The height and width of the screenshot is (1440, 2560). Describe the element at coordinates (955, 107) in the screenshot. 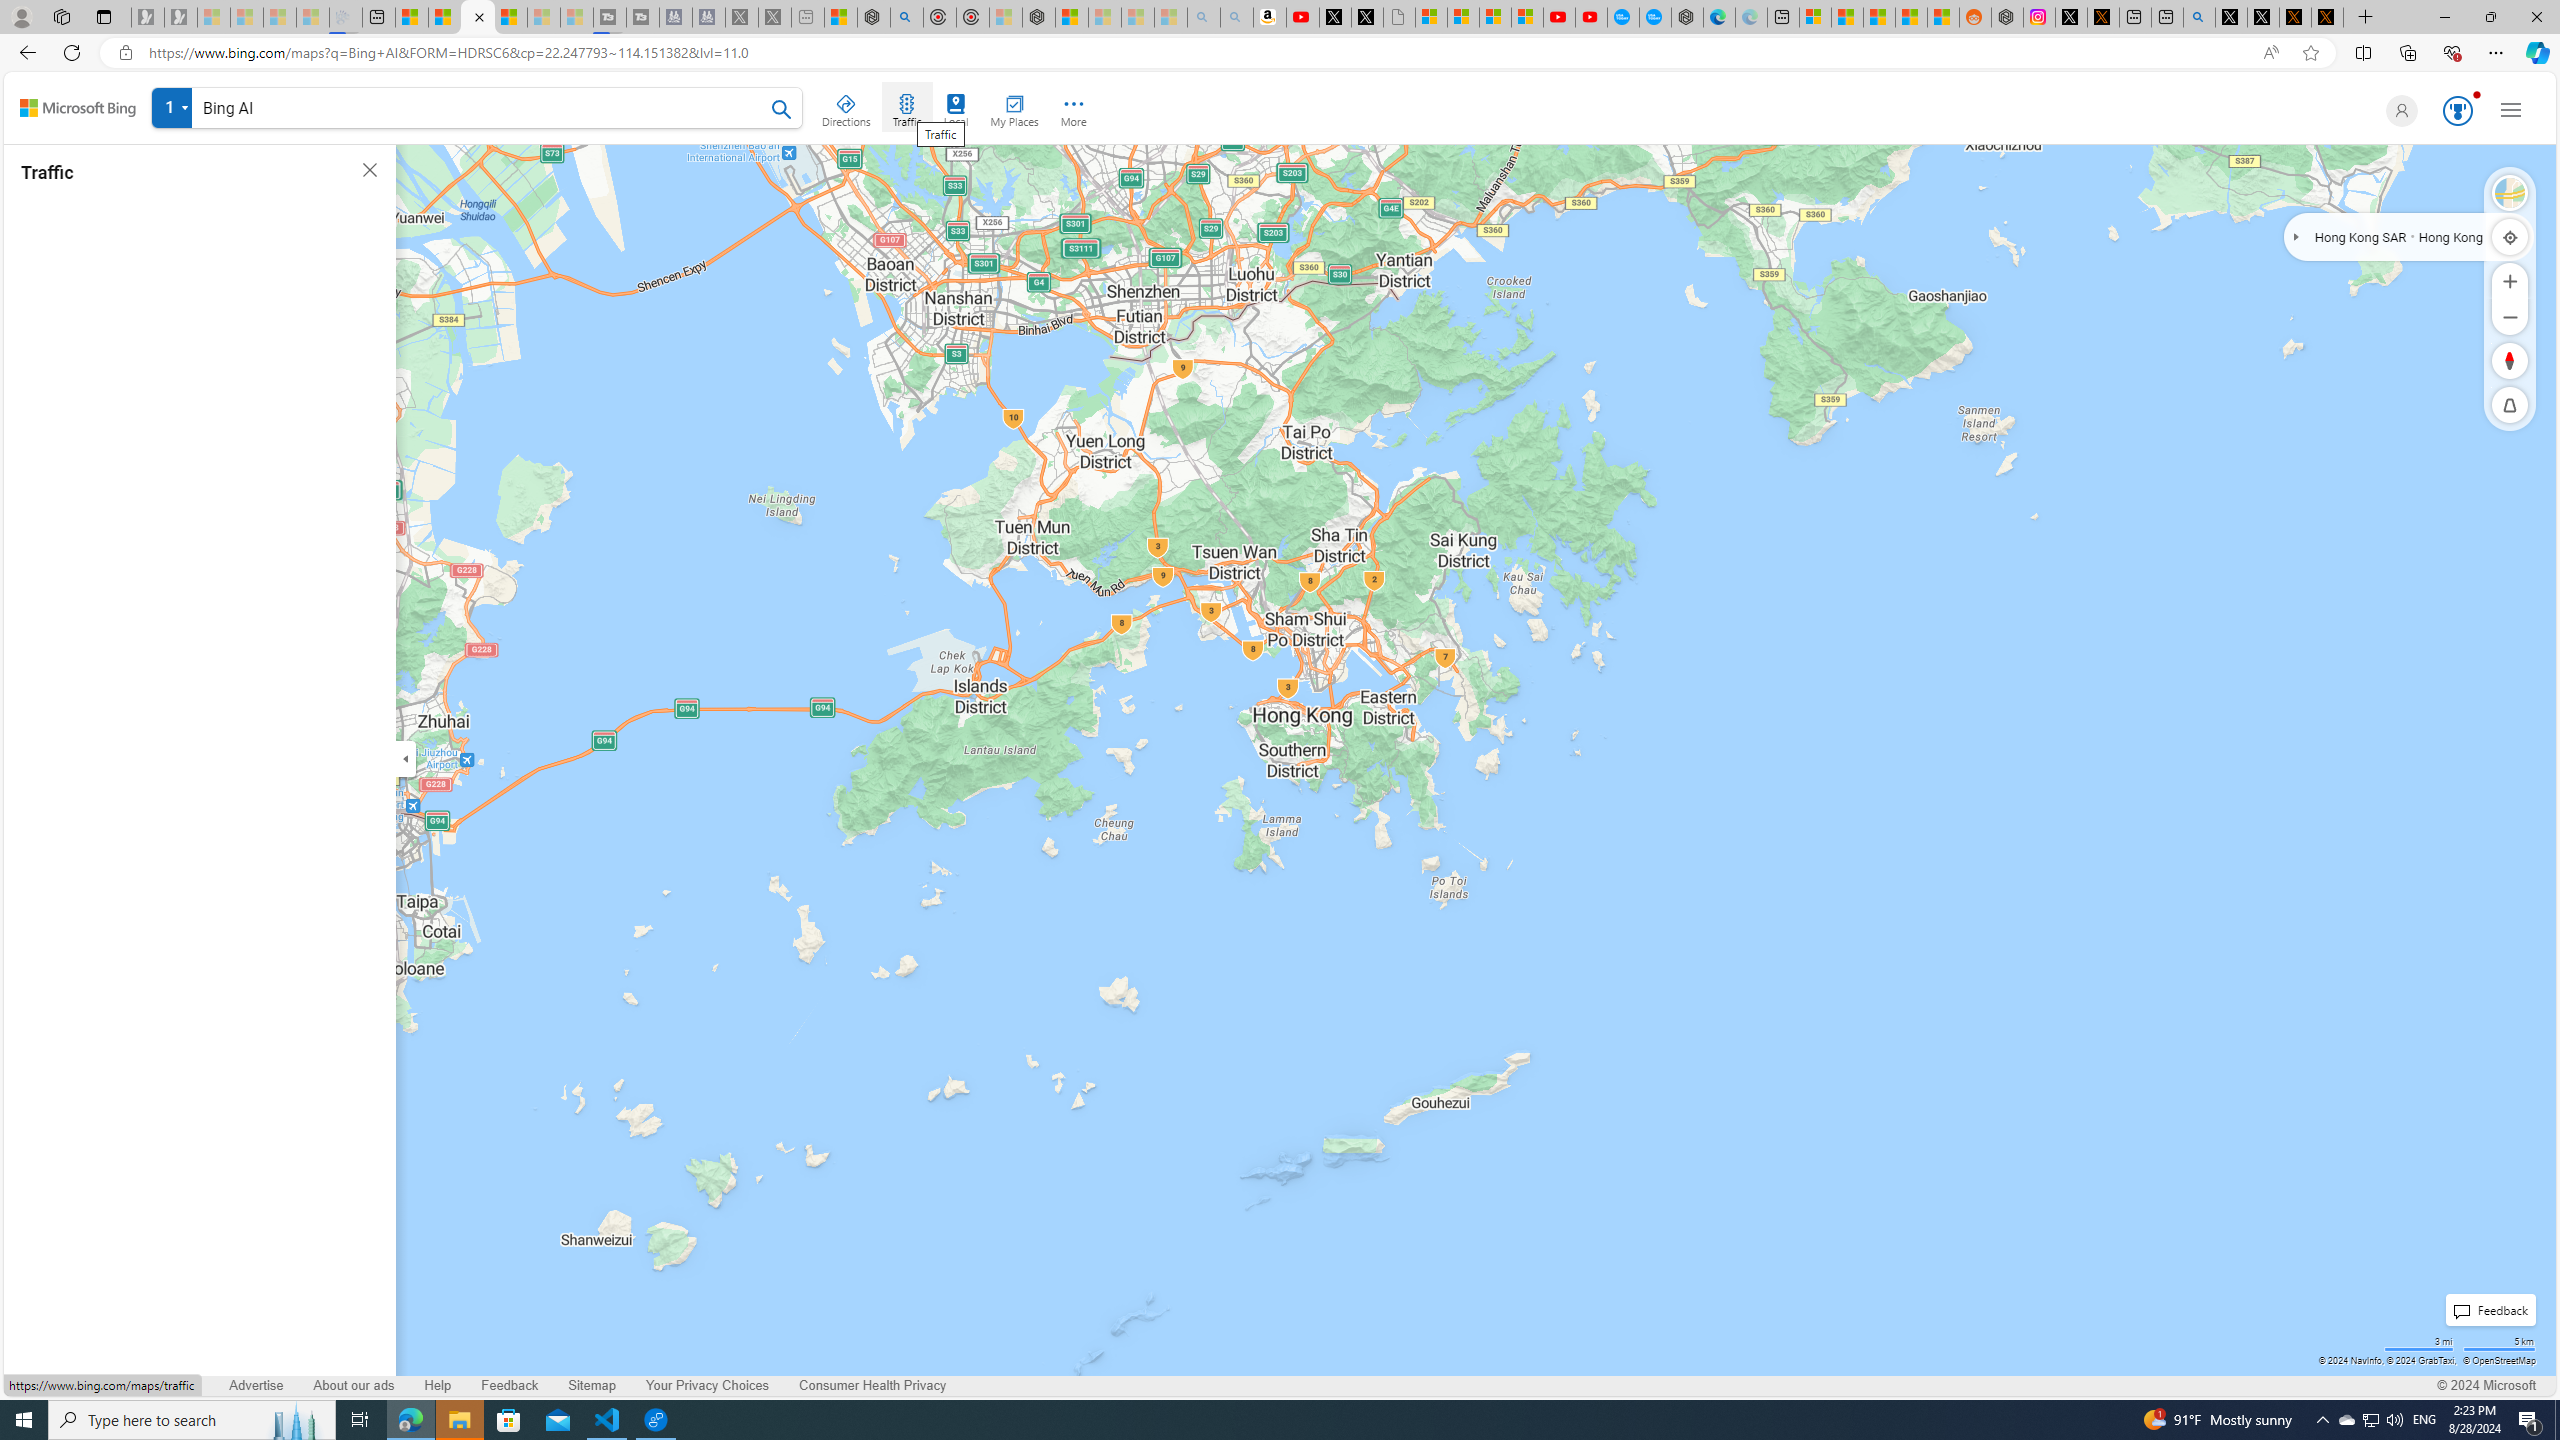

I see `'Local'` at that location.